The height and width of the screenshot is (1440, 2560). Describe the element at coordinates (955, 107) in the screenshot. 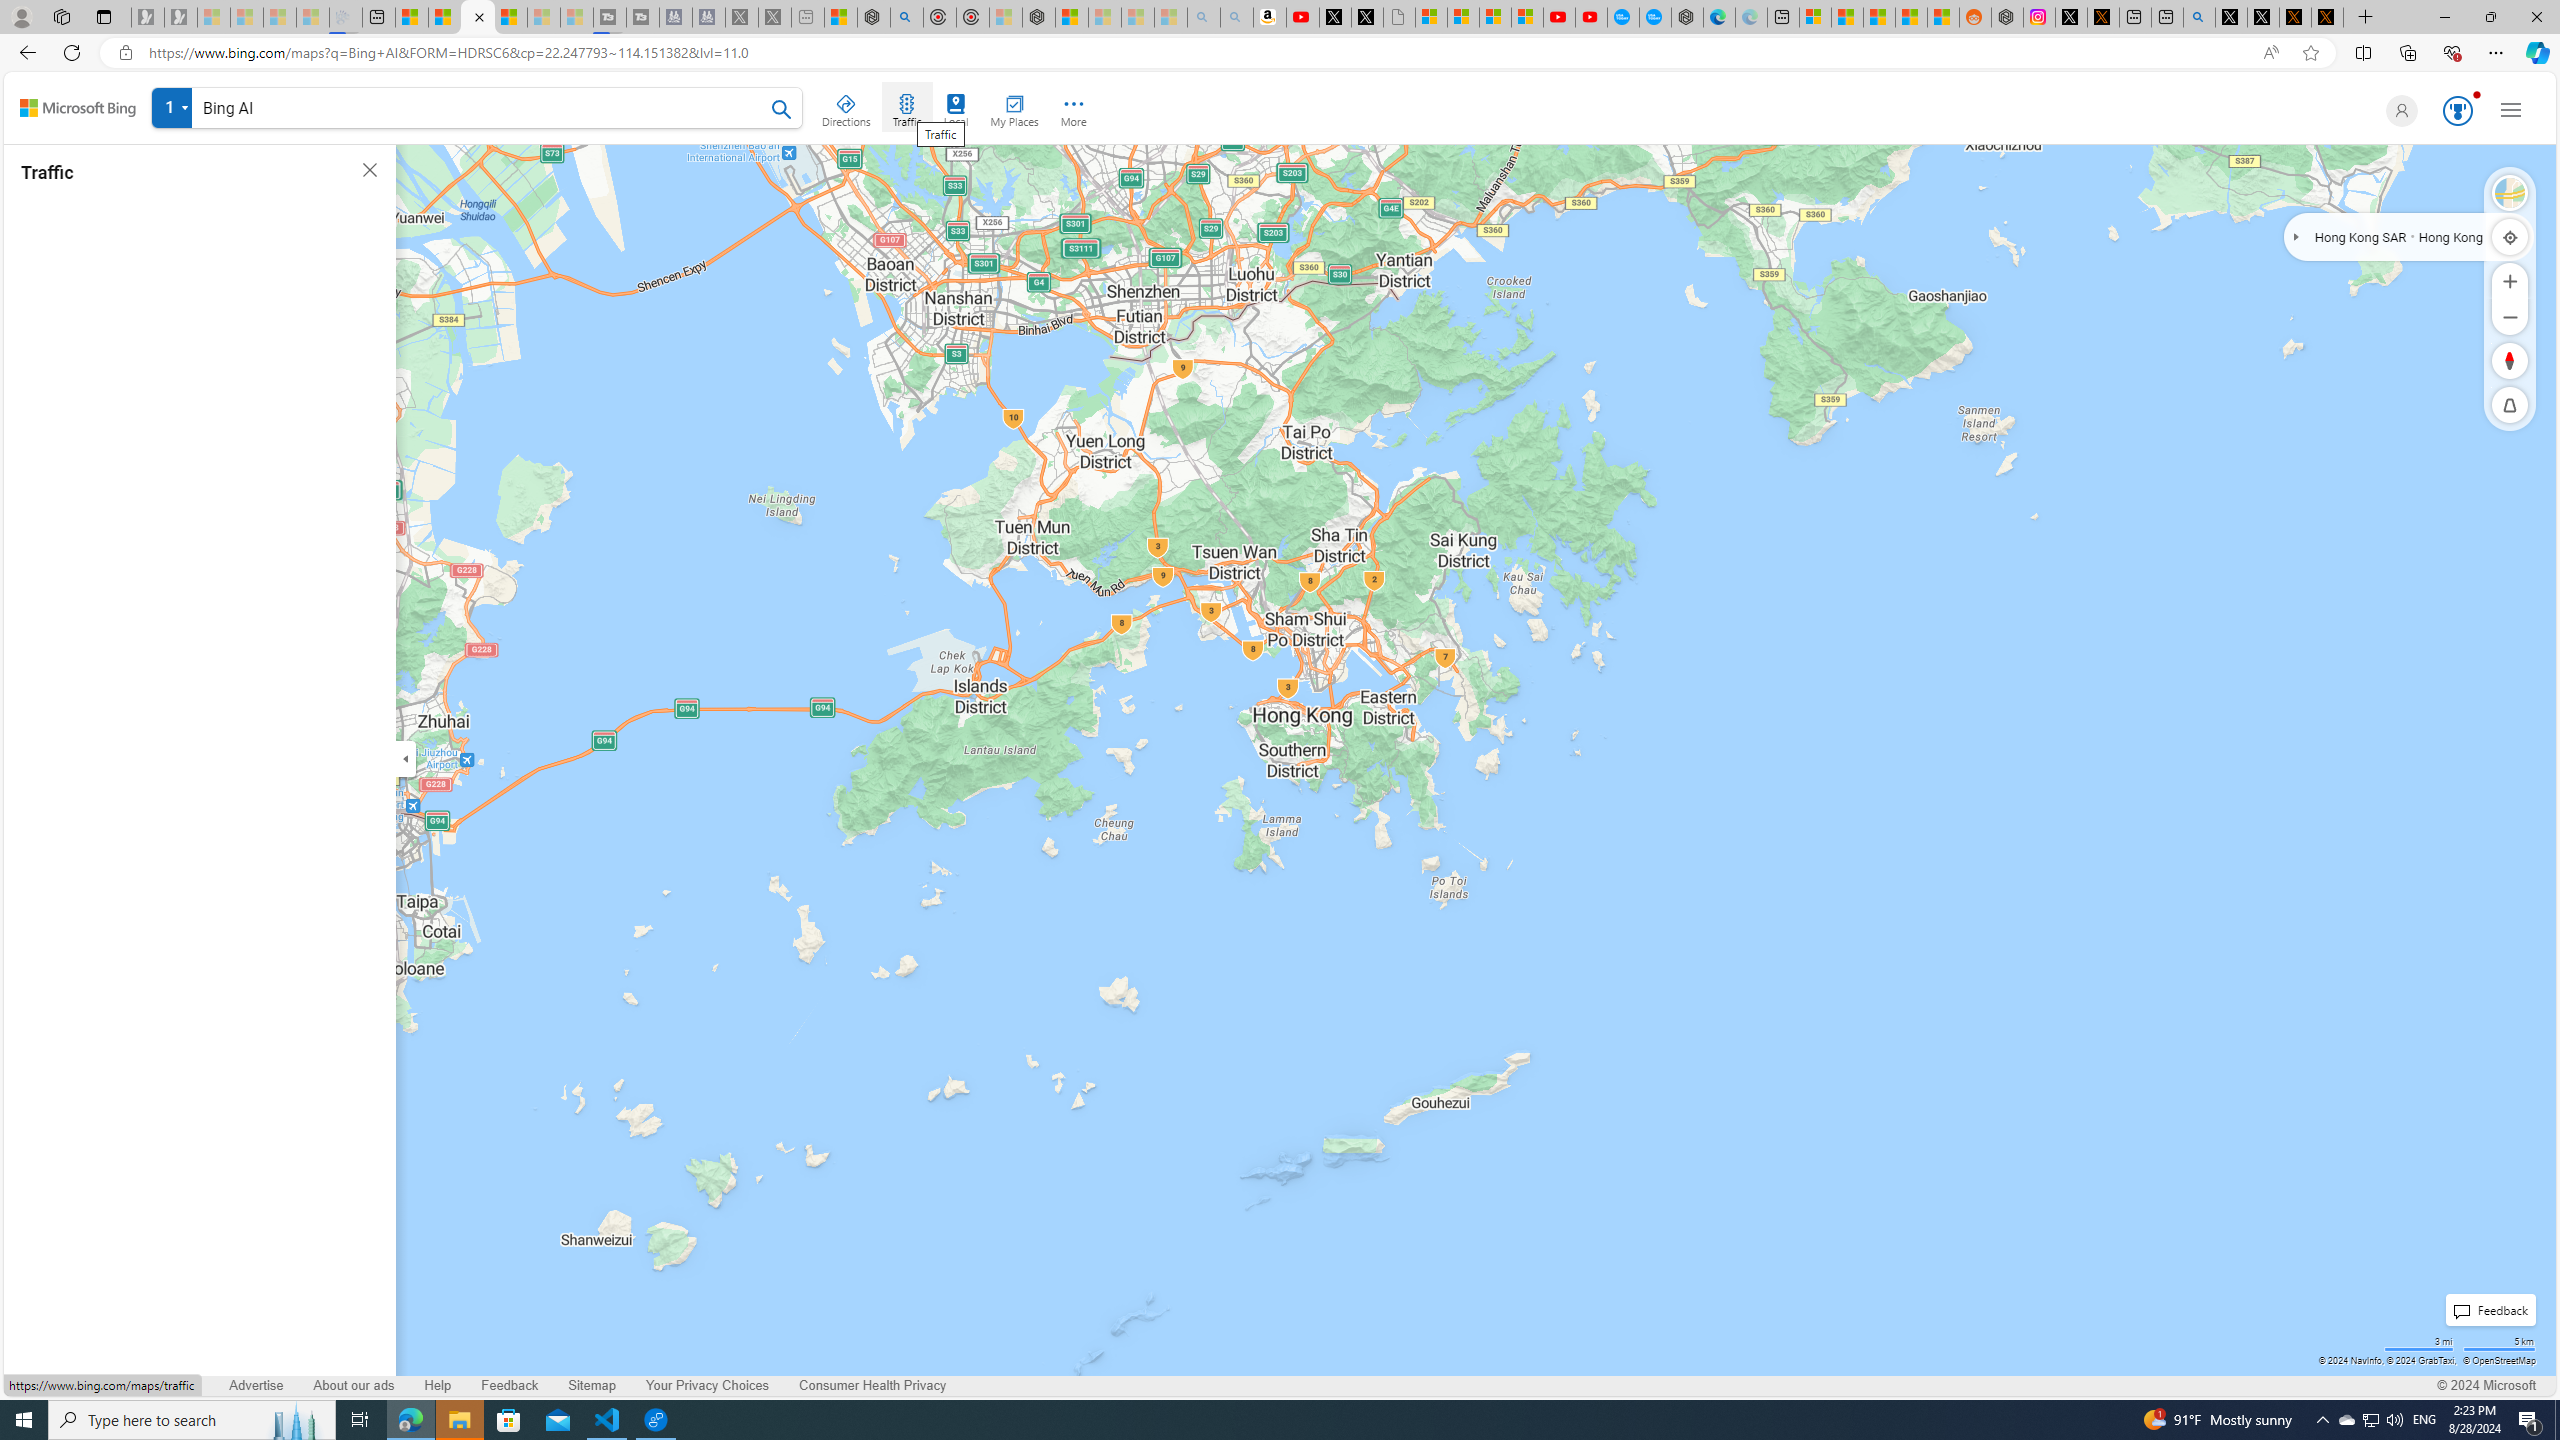

I see `'Local'` at that location.